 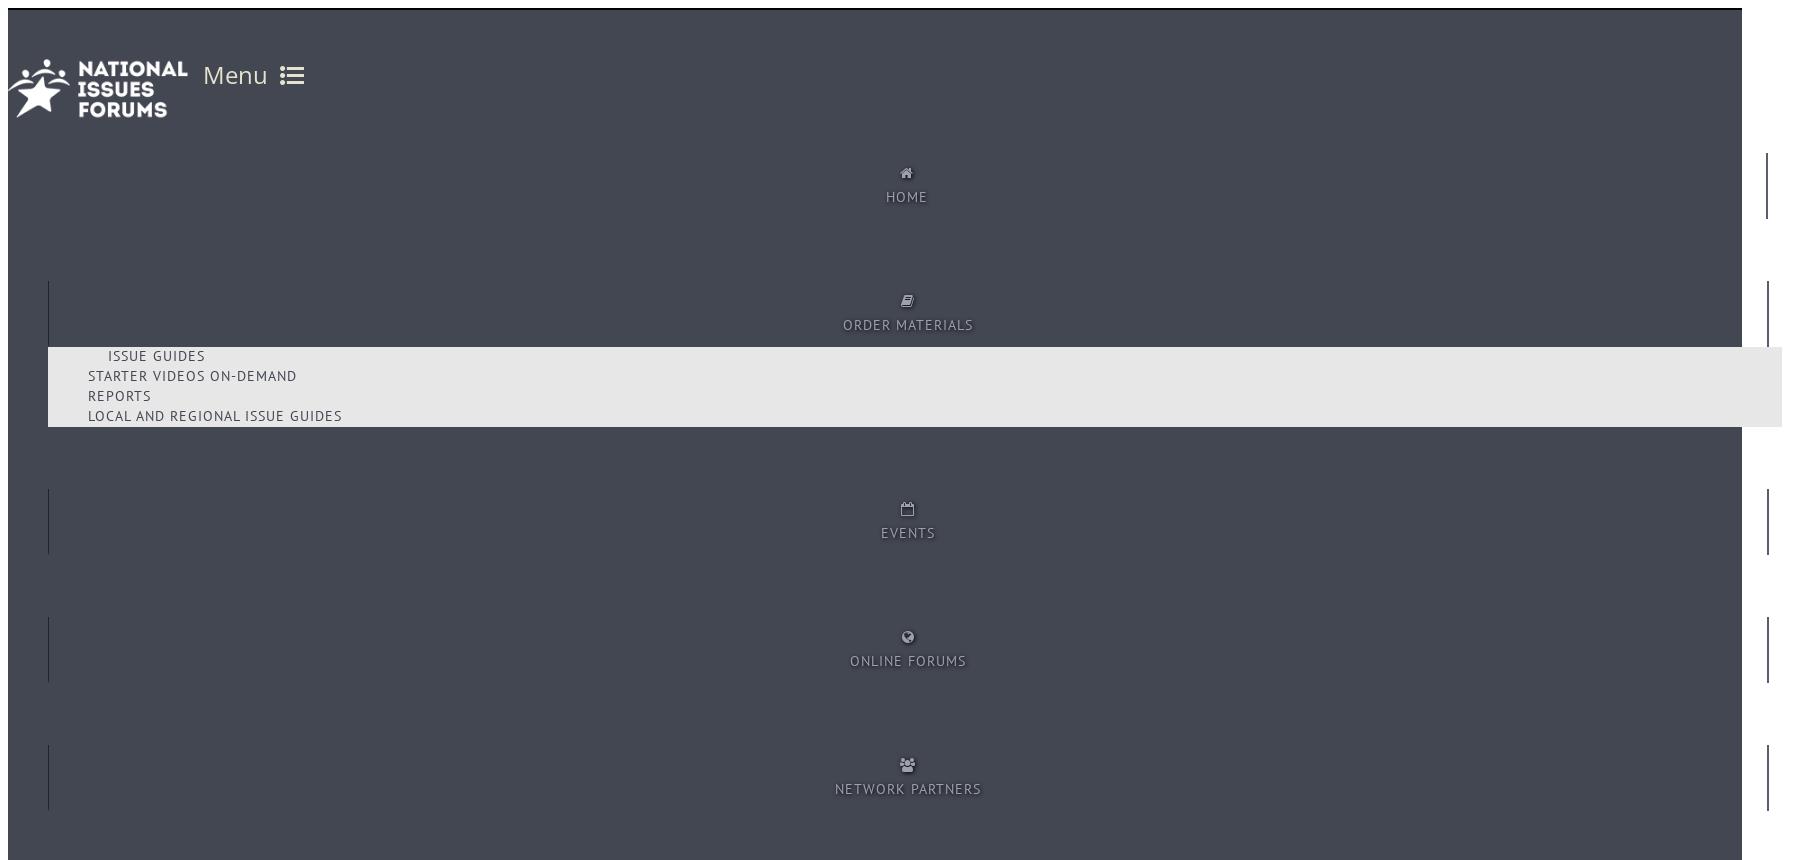 What do you see at coordinates (905, 196) in the screenshot?
I see `'Home'` at bounding box center [905, 196].